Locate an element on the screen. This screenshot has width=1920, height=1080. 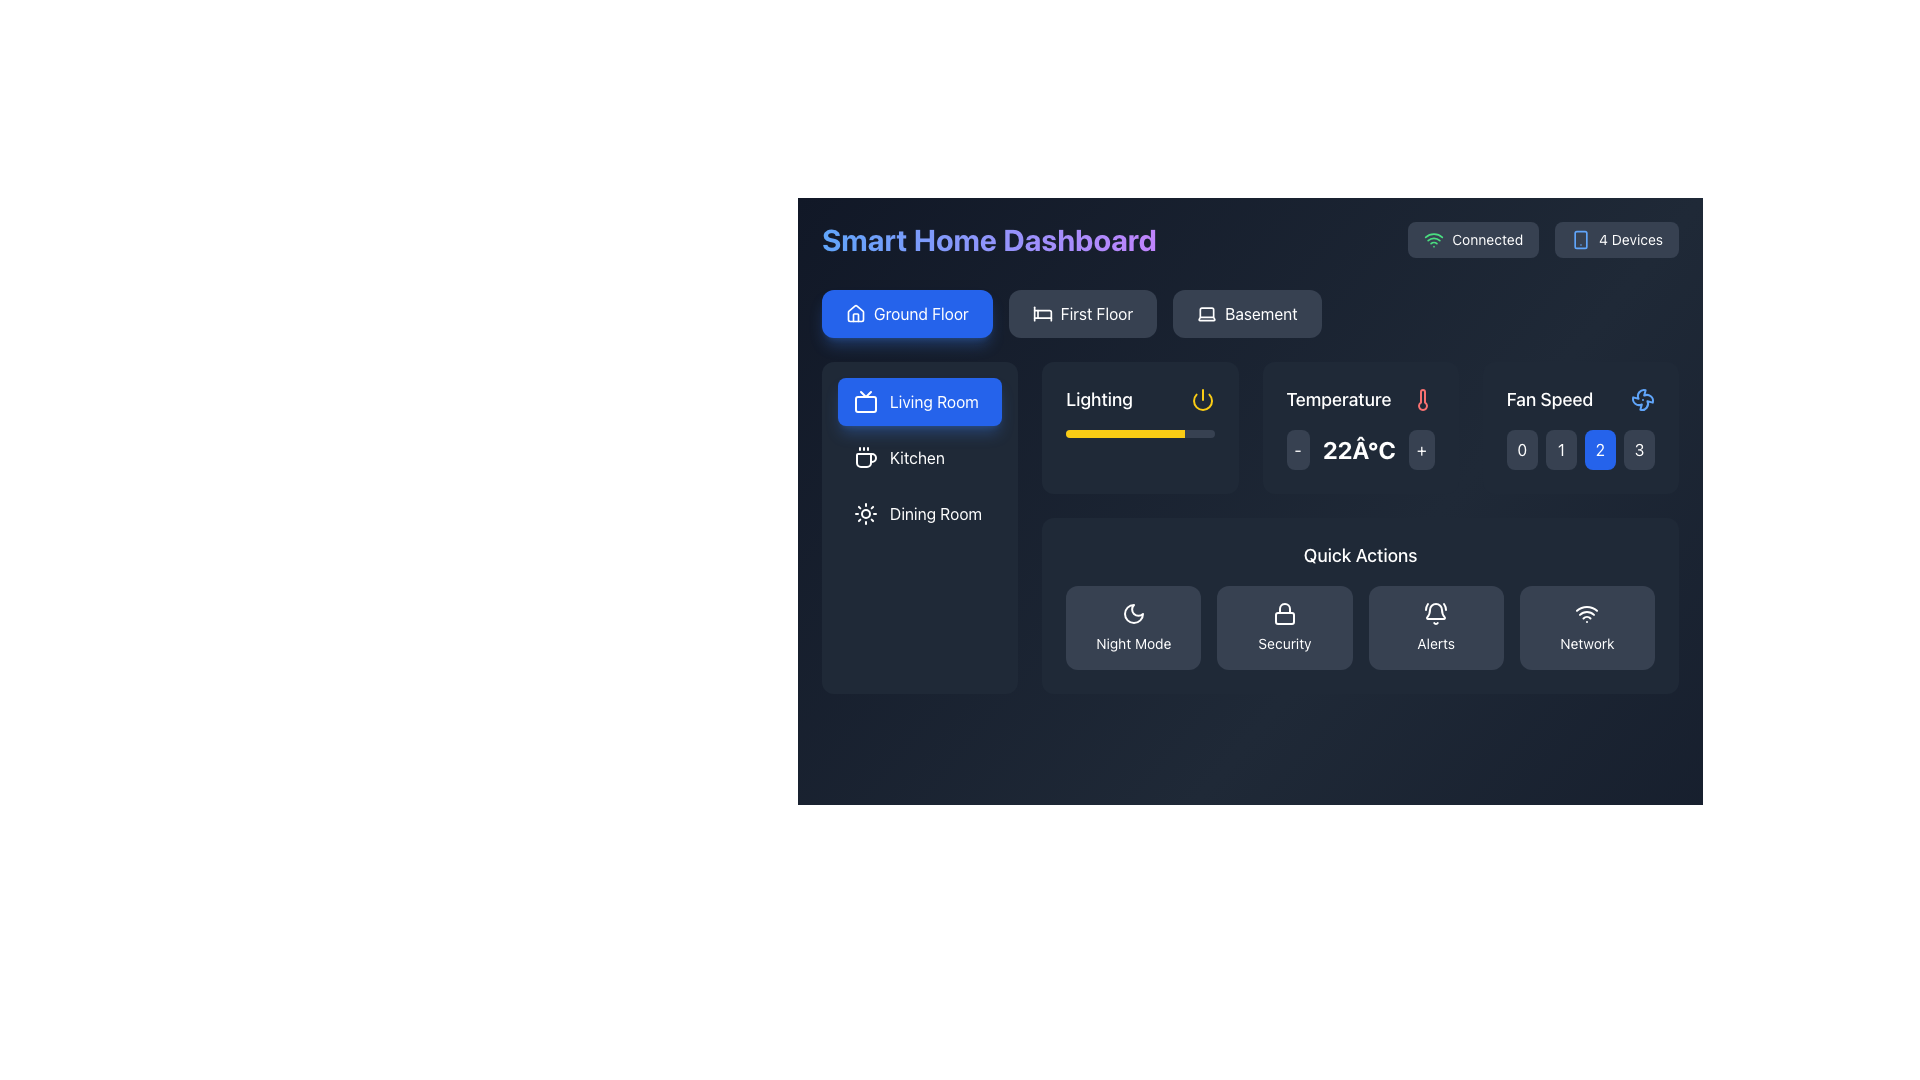
the button labeled '1' in the fan speed selection series, located under the 'Fan Speed' label in the upper-right portion of the interface, to observe the hover effect is located at coordinates (1560, 450).